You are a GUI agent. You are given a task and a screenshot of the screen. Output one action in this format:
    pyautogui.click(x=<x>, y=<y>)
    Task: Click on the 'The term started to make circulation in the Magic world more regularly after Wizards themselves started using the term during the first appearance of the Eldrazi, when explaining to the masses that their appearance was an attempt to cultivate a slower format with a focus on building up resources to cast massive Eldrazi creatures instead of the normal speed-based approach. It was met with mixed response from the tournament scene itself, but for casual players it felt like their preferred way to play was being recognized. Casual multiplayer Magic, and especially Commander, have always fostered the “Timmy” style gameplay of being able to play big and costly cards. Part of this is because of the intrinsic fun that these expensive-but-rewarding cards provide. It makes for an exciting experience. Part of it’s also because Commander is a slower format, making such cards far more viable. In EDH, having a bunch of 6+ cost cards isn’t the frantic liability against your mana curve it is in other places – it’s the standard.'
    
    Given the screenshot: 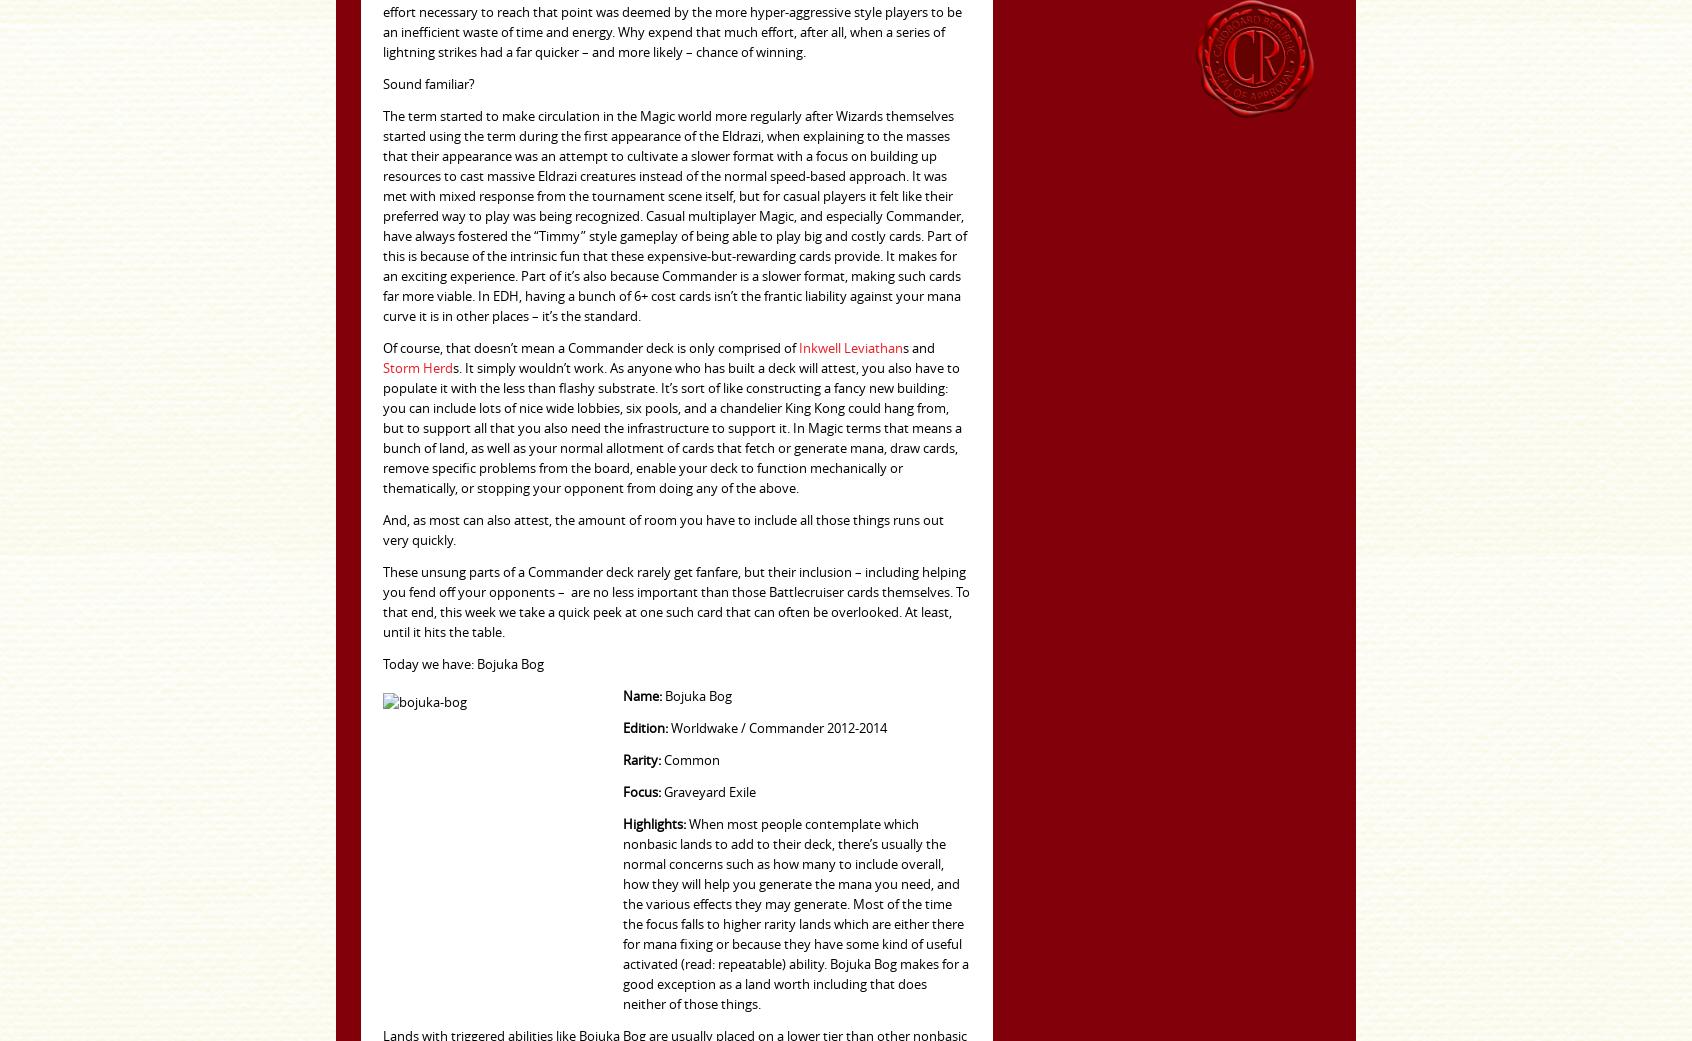 What is the action you would take?
    pyautogui.click(x=674, y=215)
    